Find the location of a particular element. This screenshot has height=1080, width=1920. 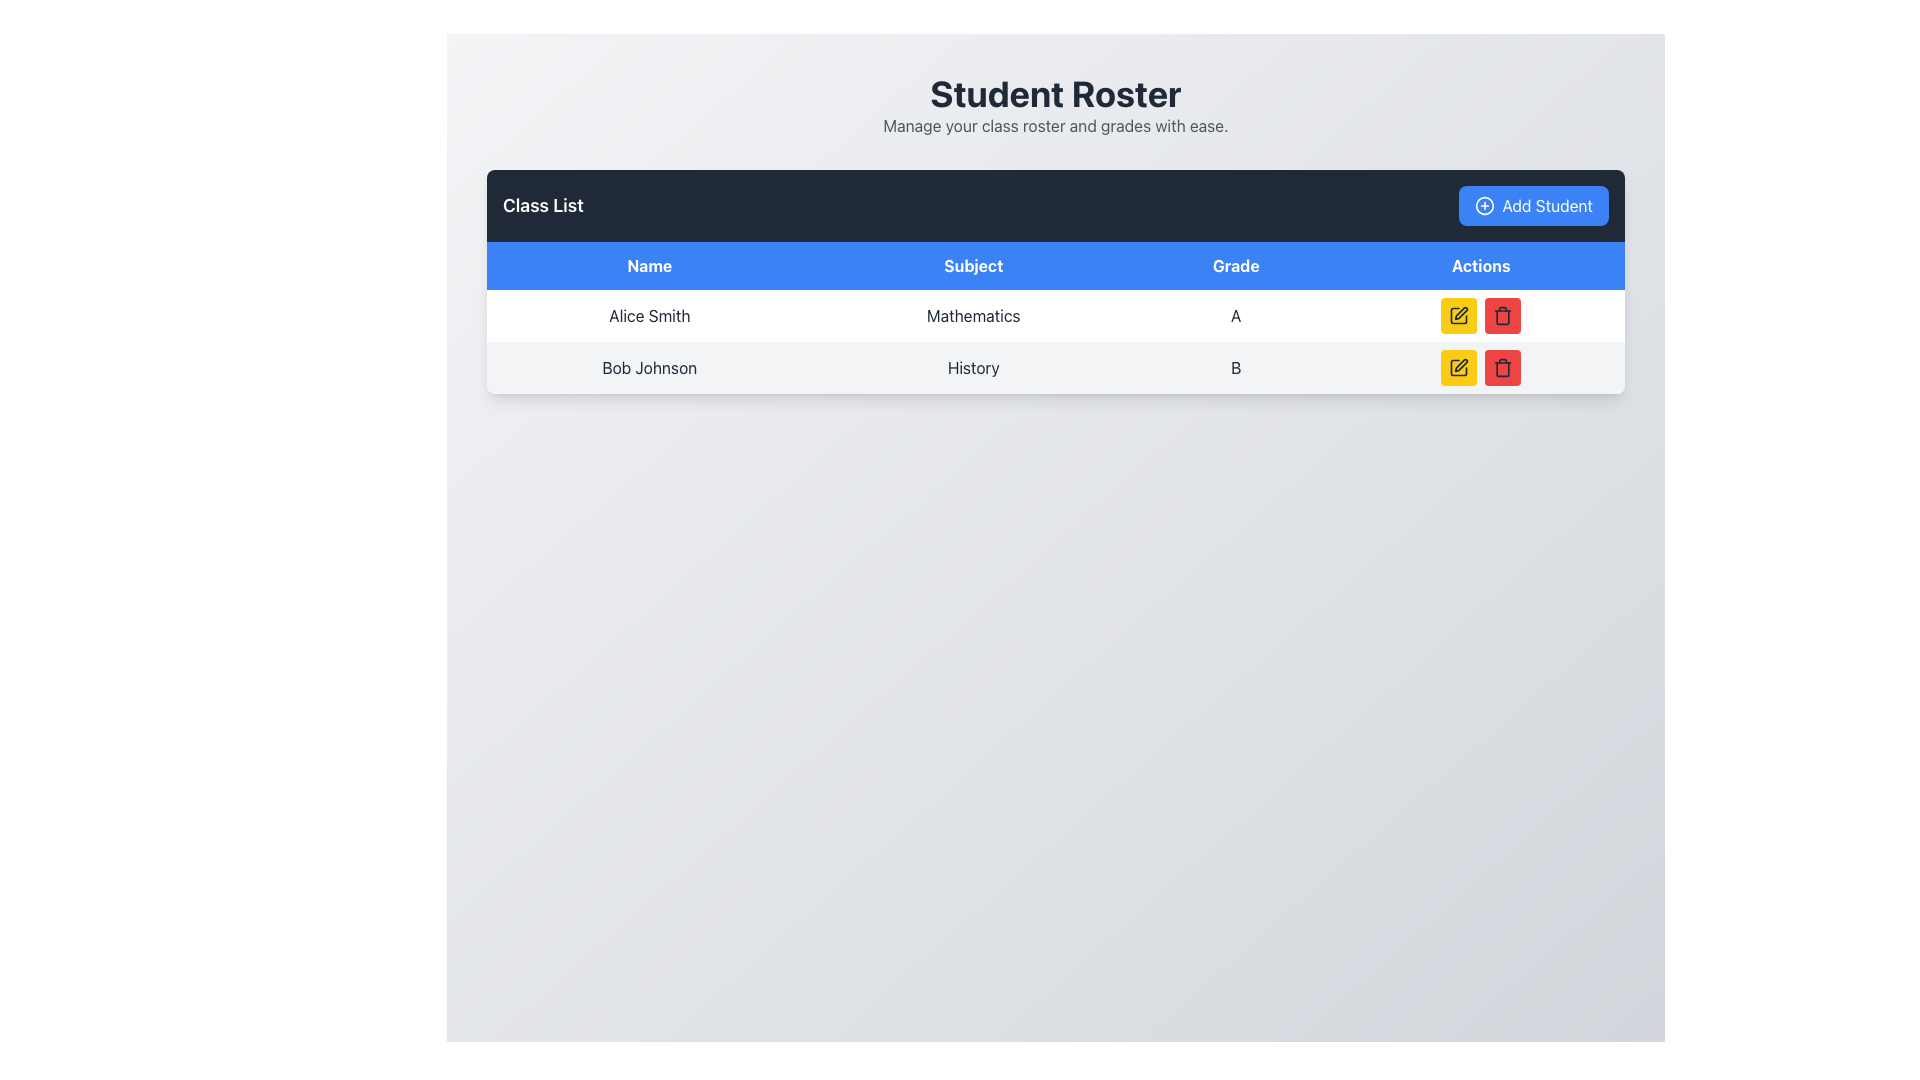

the delete button located in the bottom row of the table under the 'Actions' column, positioned to the right of a yellow button is located at coordinates (1503, 315).